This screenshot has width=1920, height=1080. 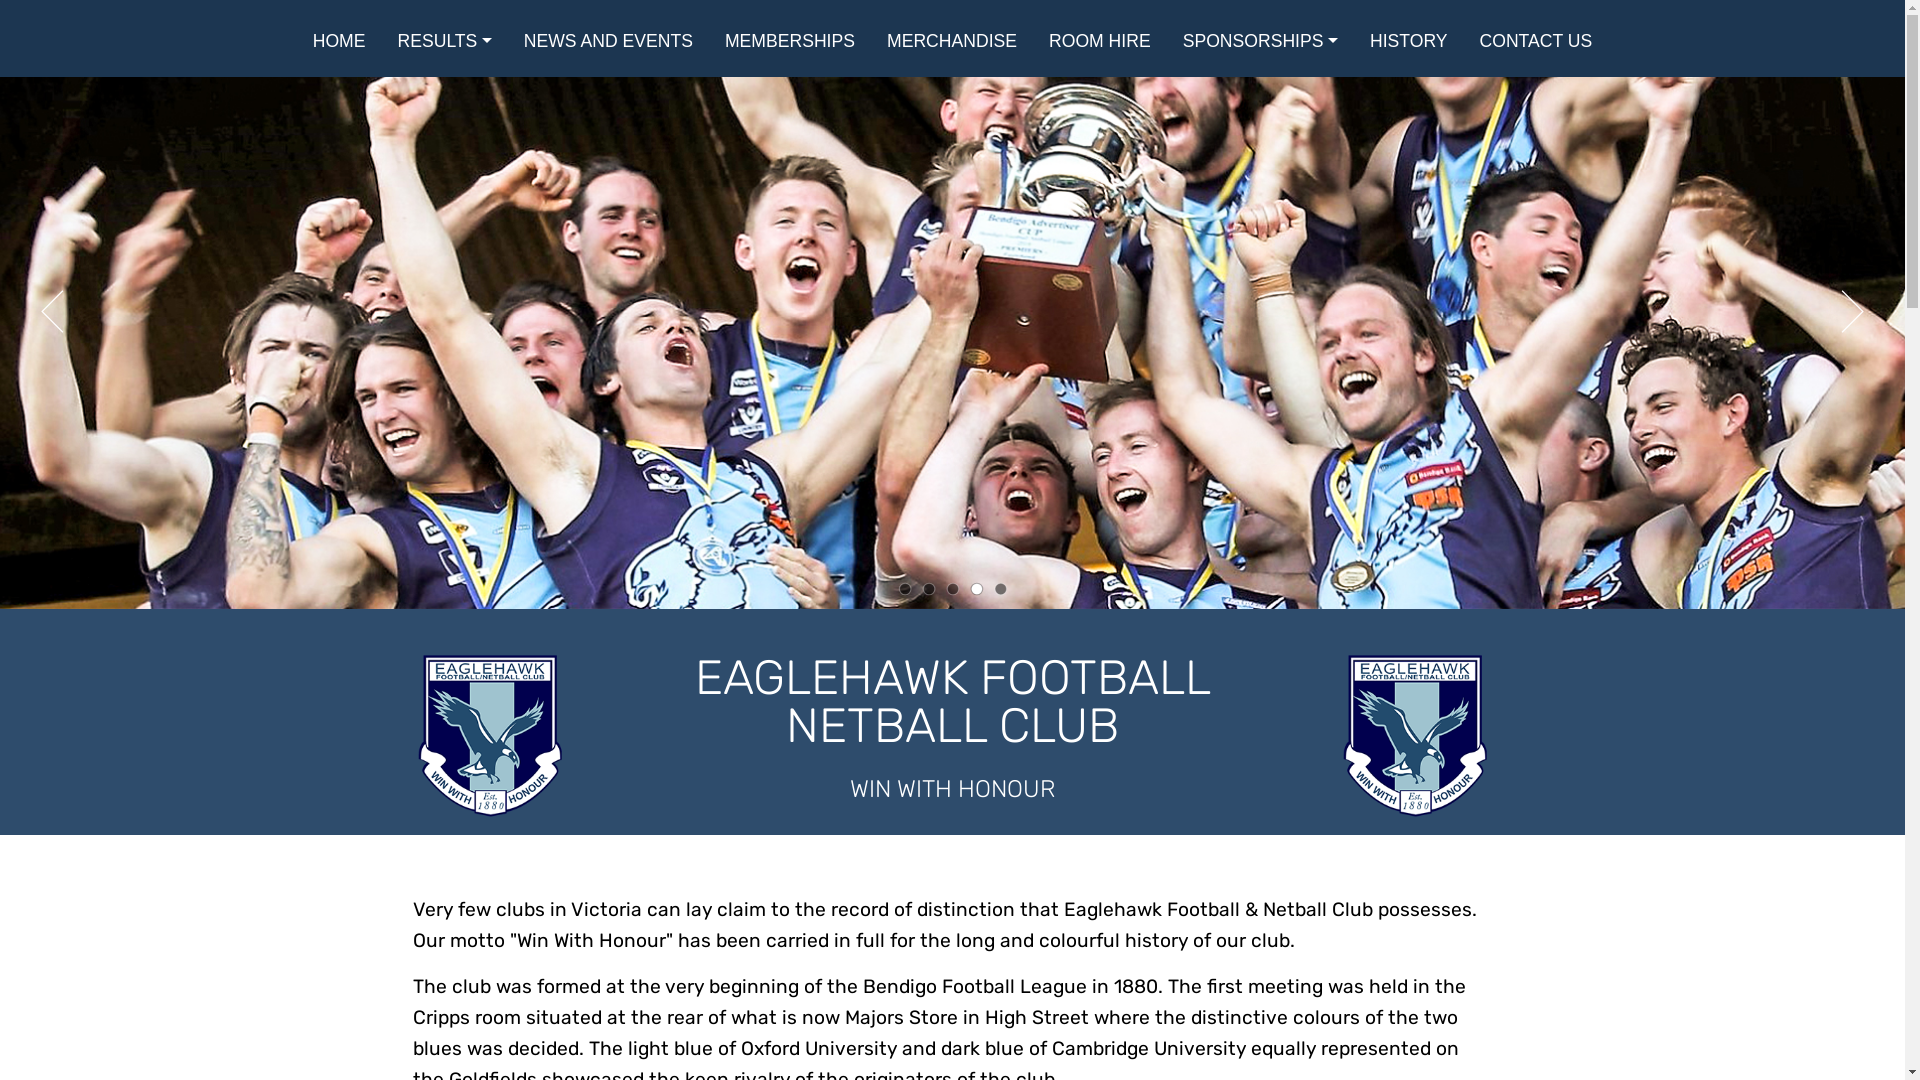 What do you see at coordinates (607, 41) in the screenshot?
I see `'NEWS AND EVENTS'` at bounding box center [607, 41].